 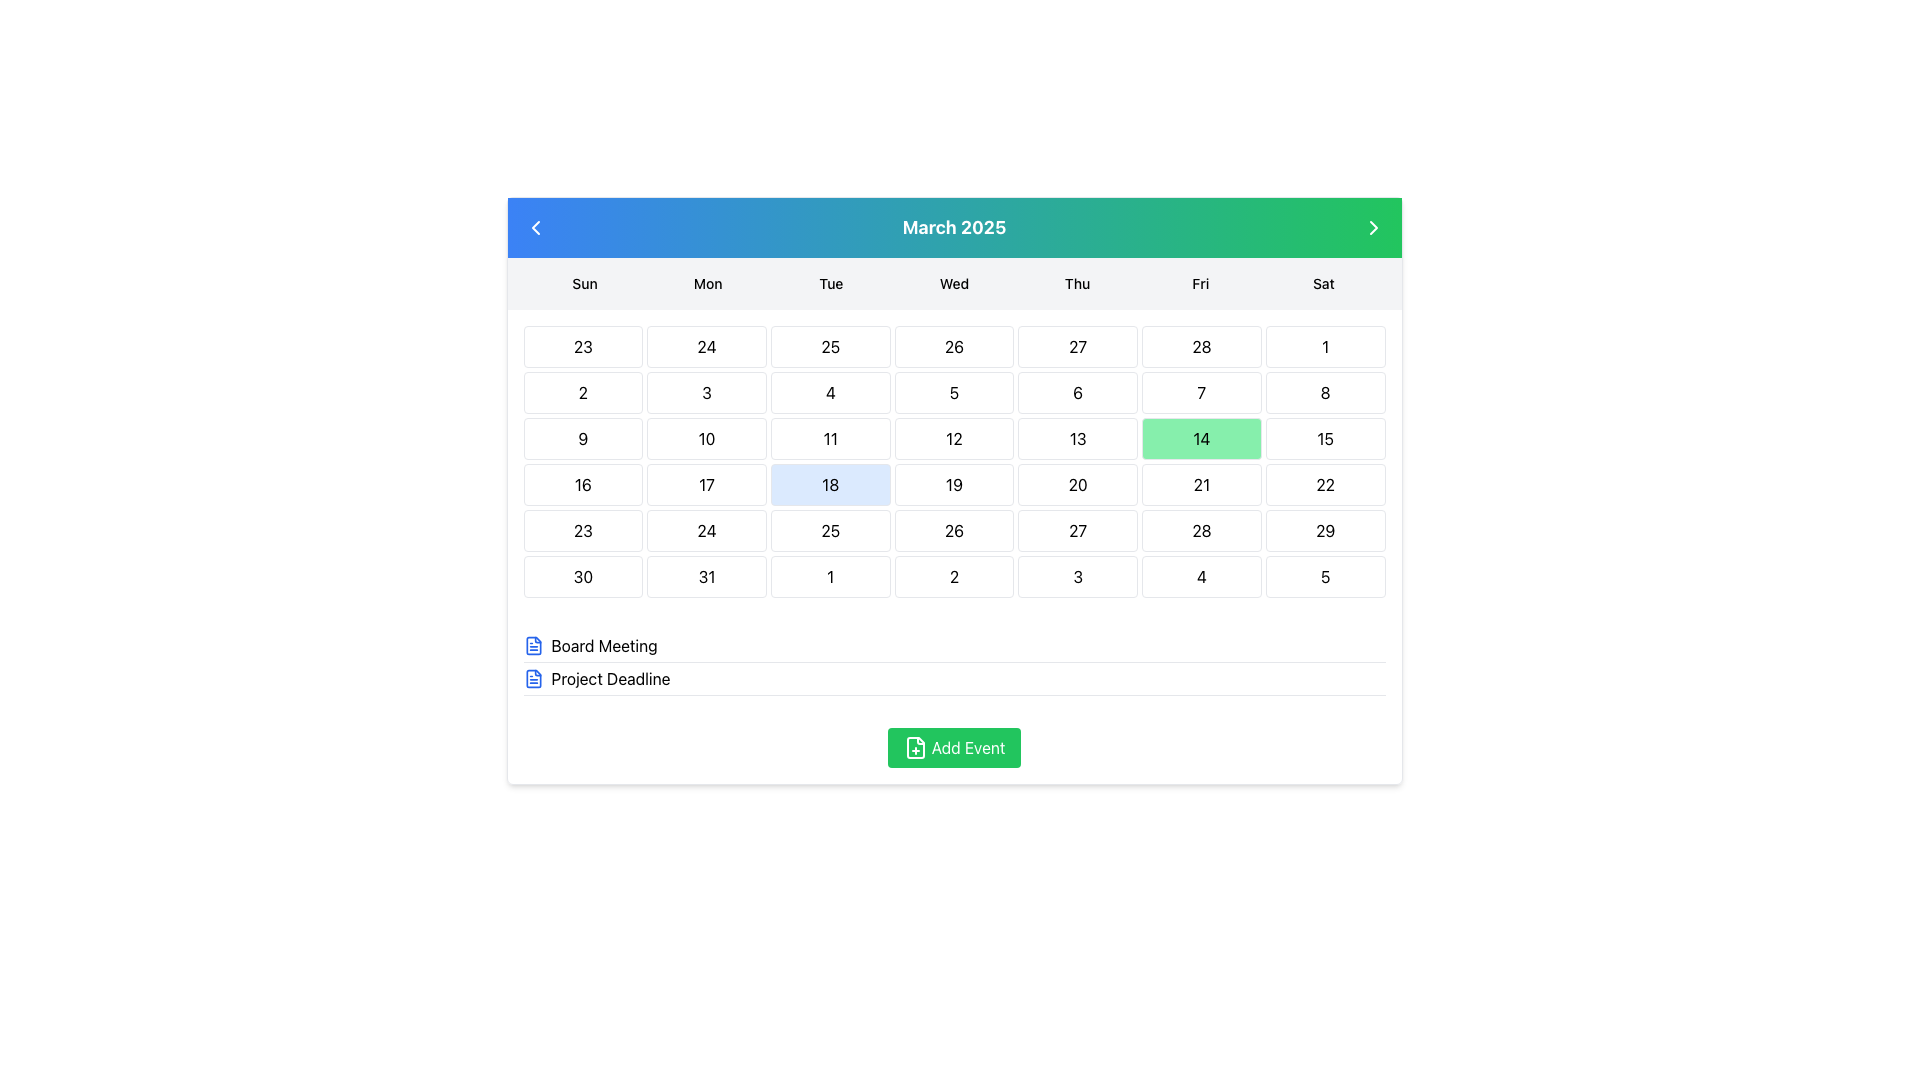 I want to click on the rightward arrow icon located at the far right end of the green header bar, so click(x=1372, y=226).